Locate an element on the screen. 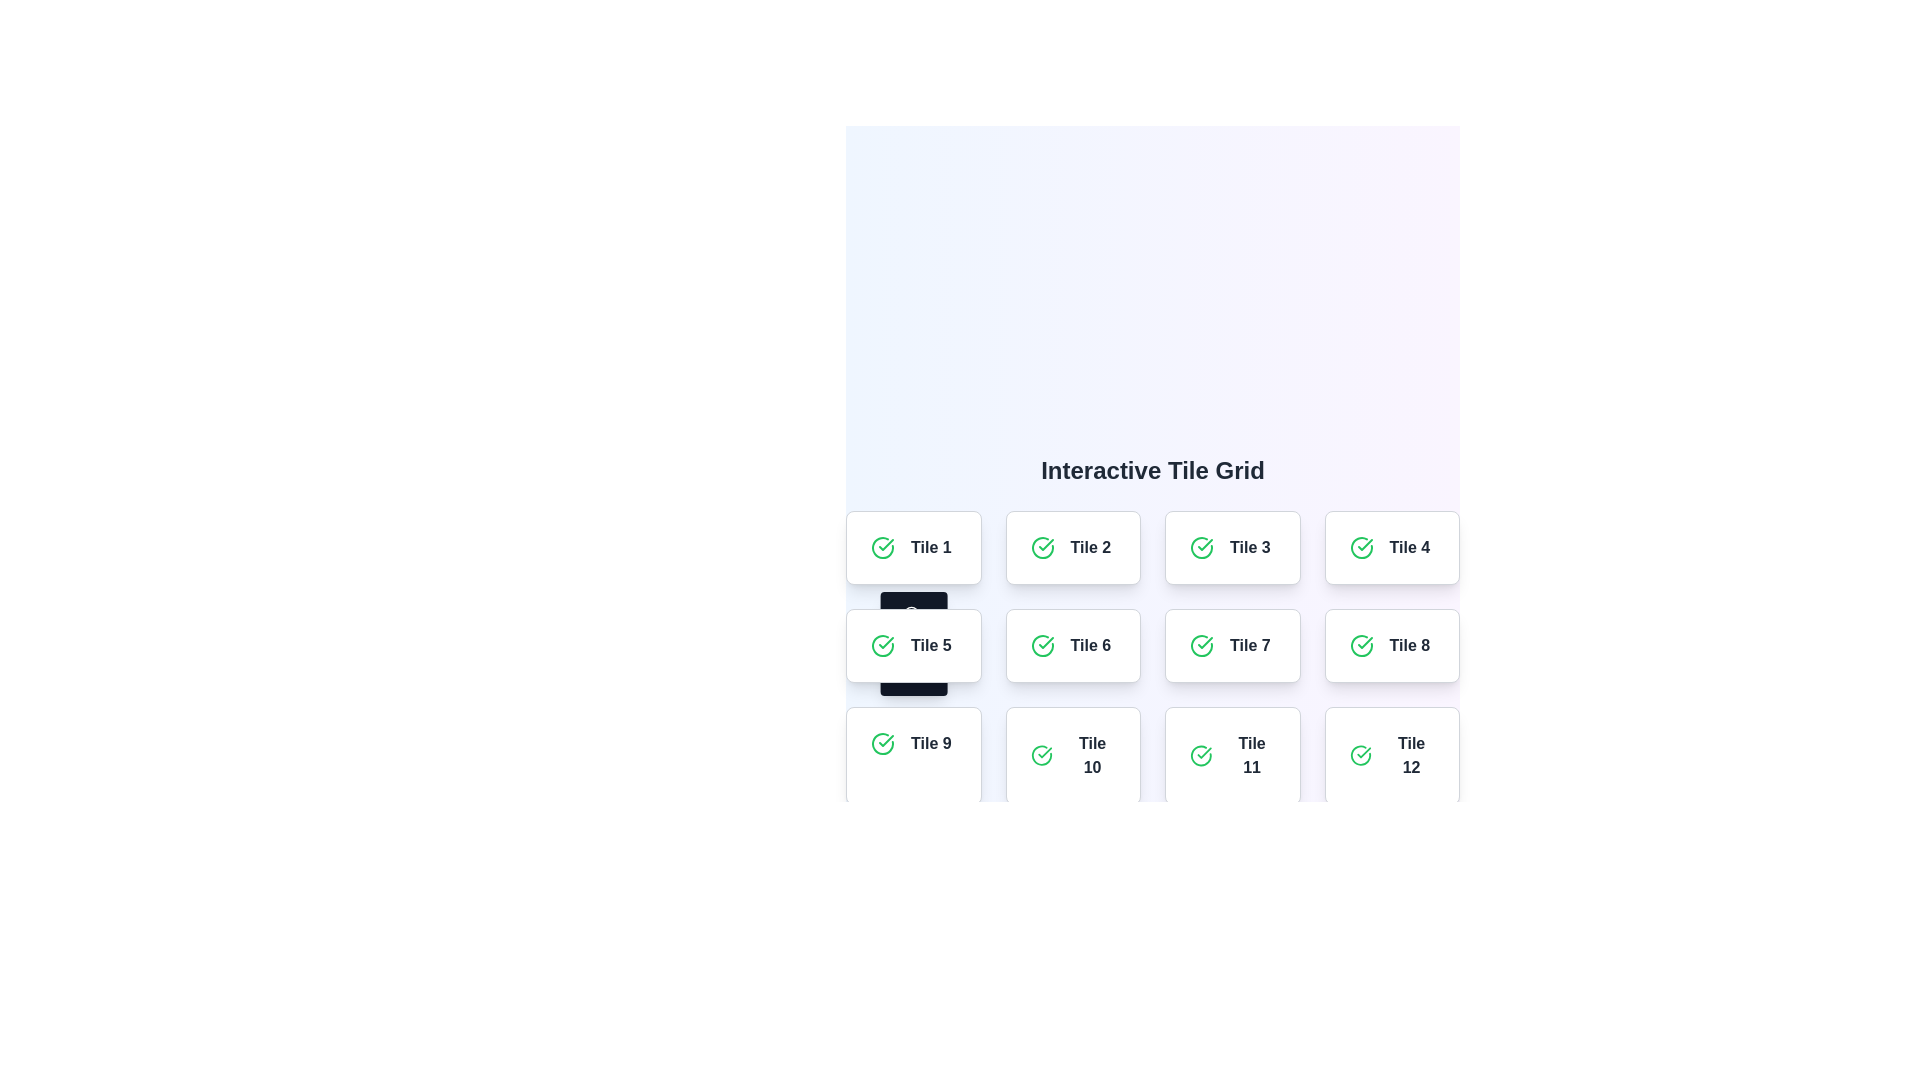 This screenshot has width=1920, height=1080. the text label identifying the tile as 'Tile 1' within the top-left tile of the 3x4 grid layout in the interactive tile grid is located at coordinates (912, 547).